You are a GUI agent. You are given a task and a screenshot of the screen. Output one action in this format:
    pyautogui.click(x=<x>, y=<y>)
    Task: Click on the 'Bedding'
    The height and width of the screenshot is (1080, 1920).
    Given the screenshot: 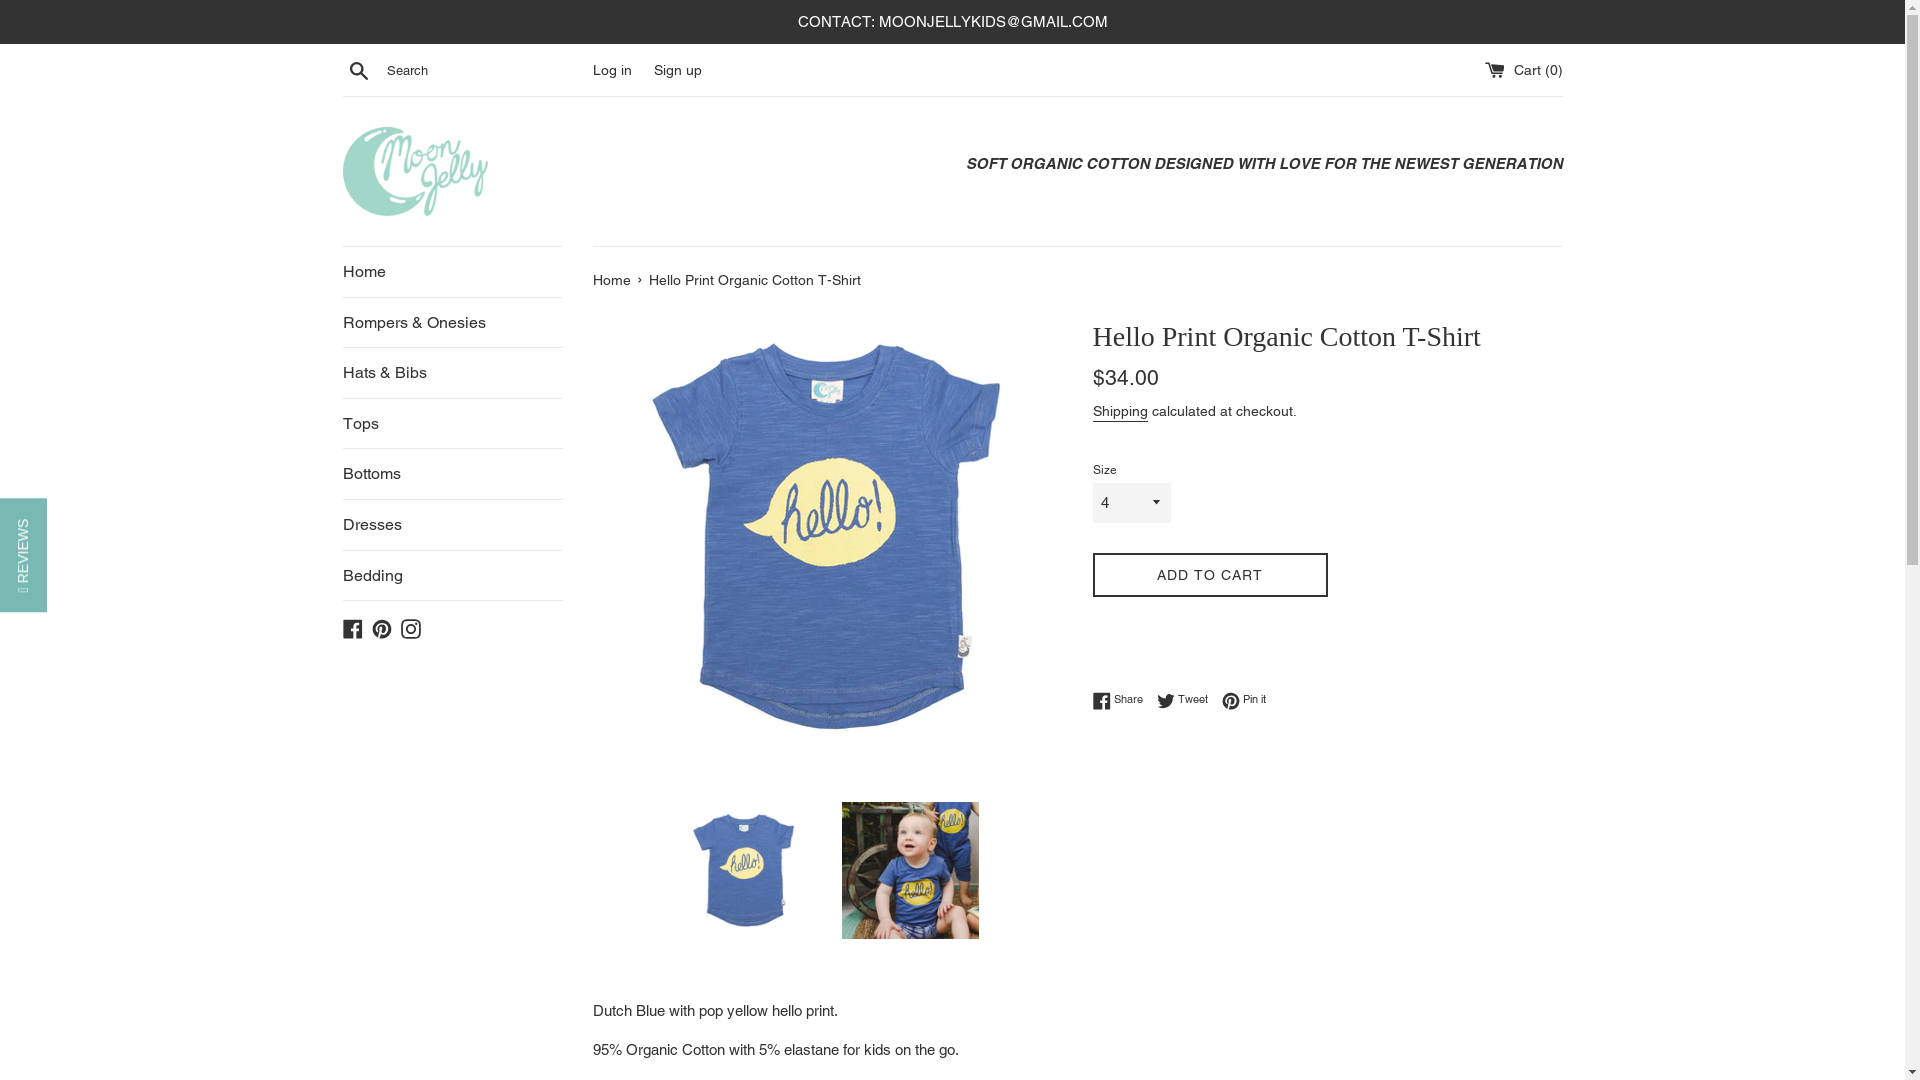 What is the action you would take?
    pyautogui.click(x=450, y=575)
    